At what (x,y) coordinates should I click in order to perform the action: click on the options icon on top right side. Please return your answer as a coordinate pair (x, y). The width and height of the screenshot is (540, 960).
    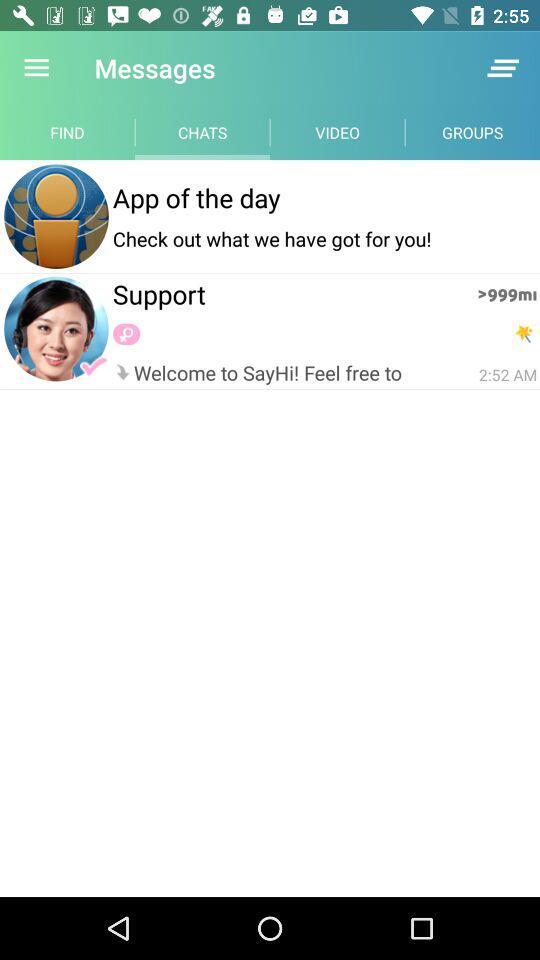
    Looking at the image, I should click on (502, 68).